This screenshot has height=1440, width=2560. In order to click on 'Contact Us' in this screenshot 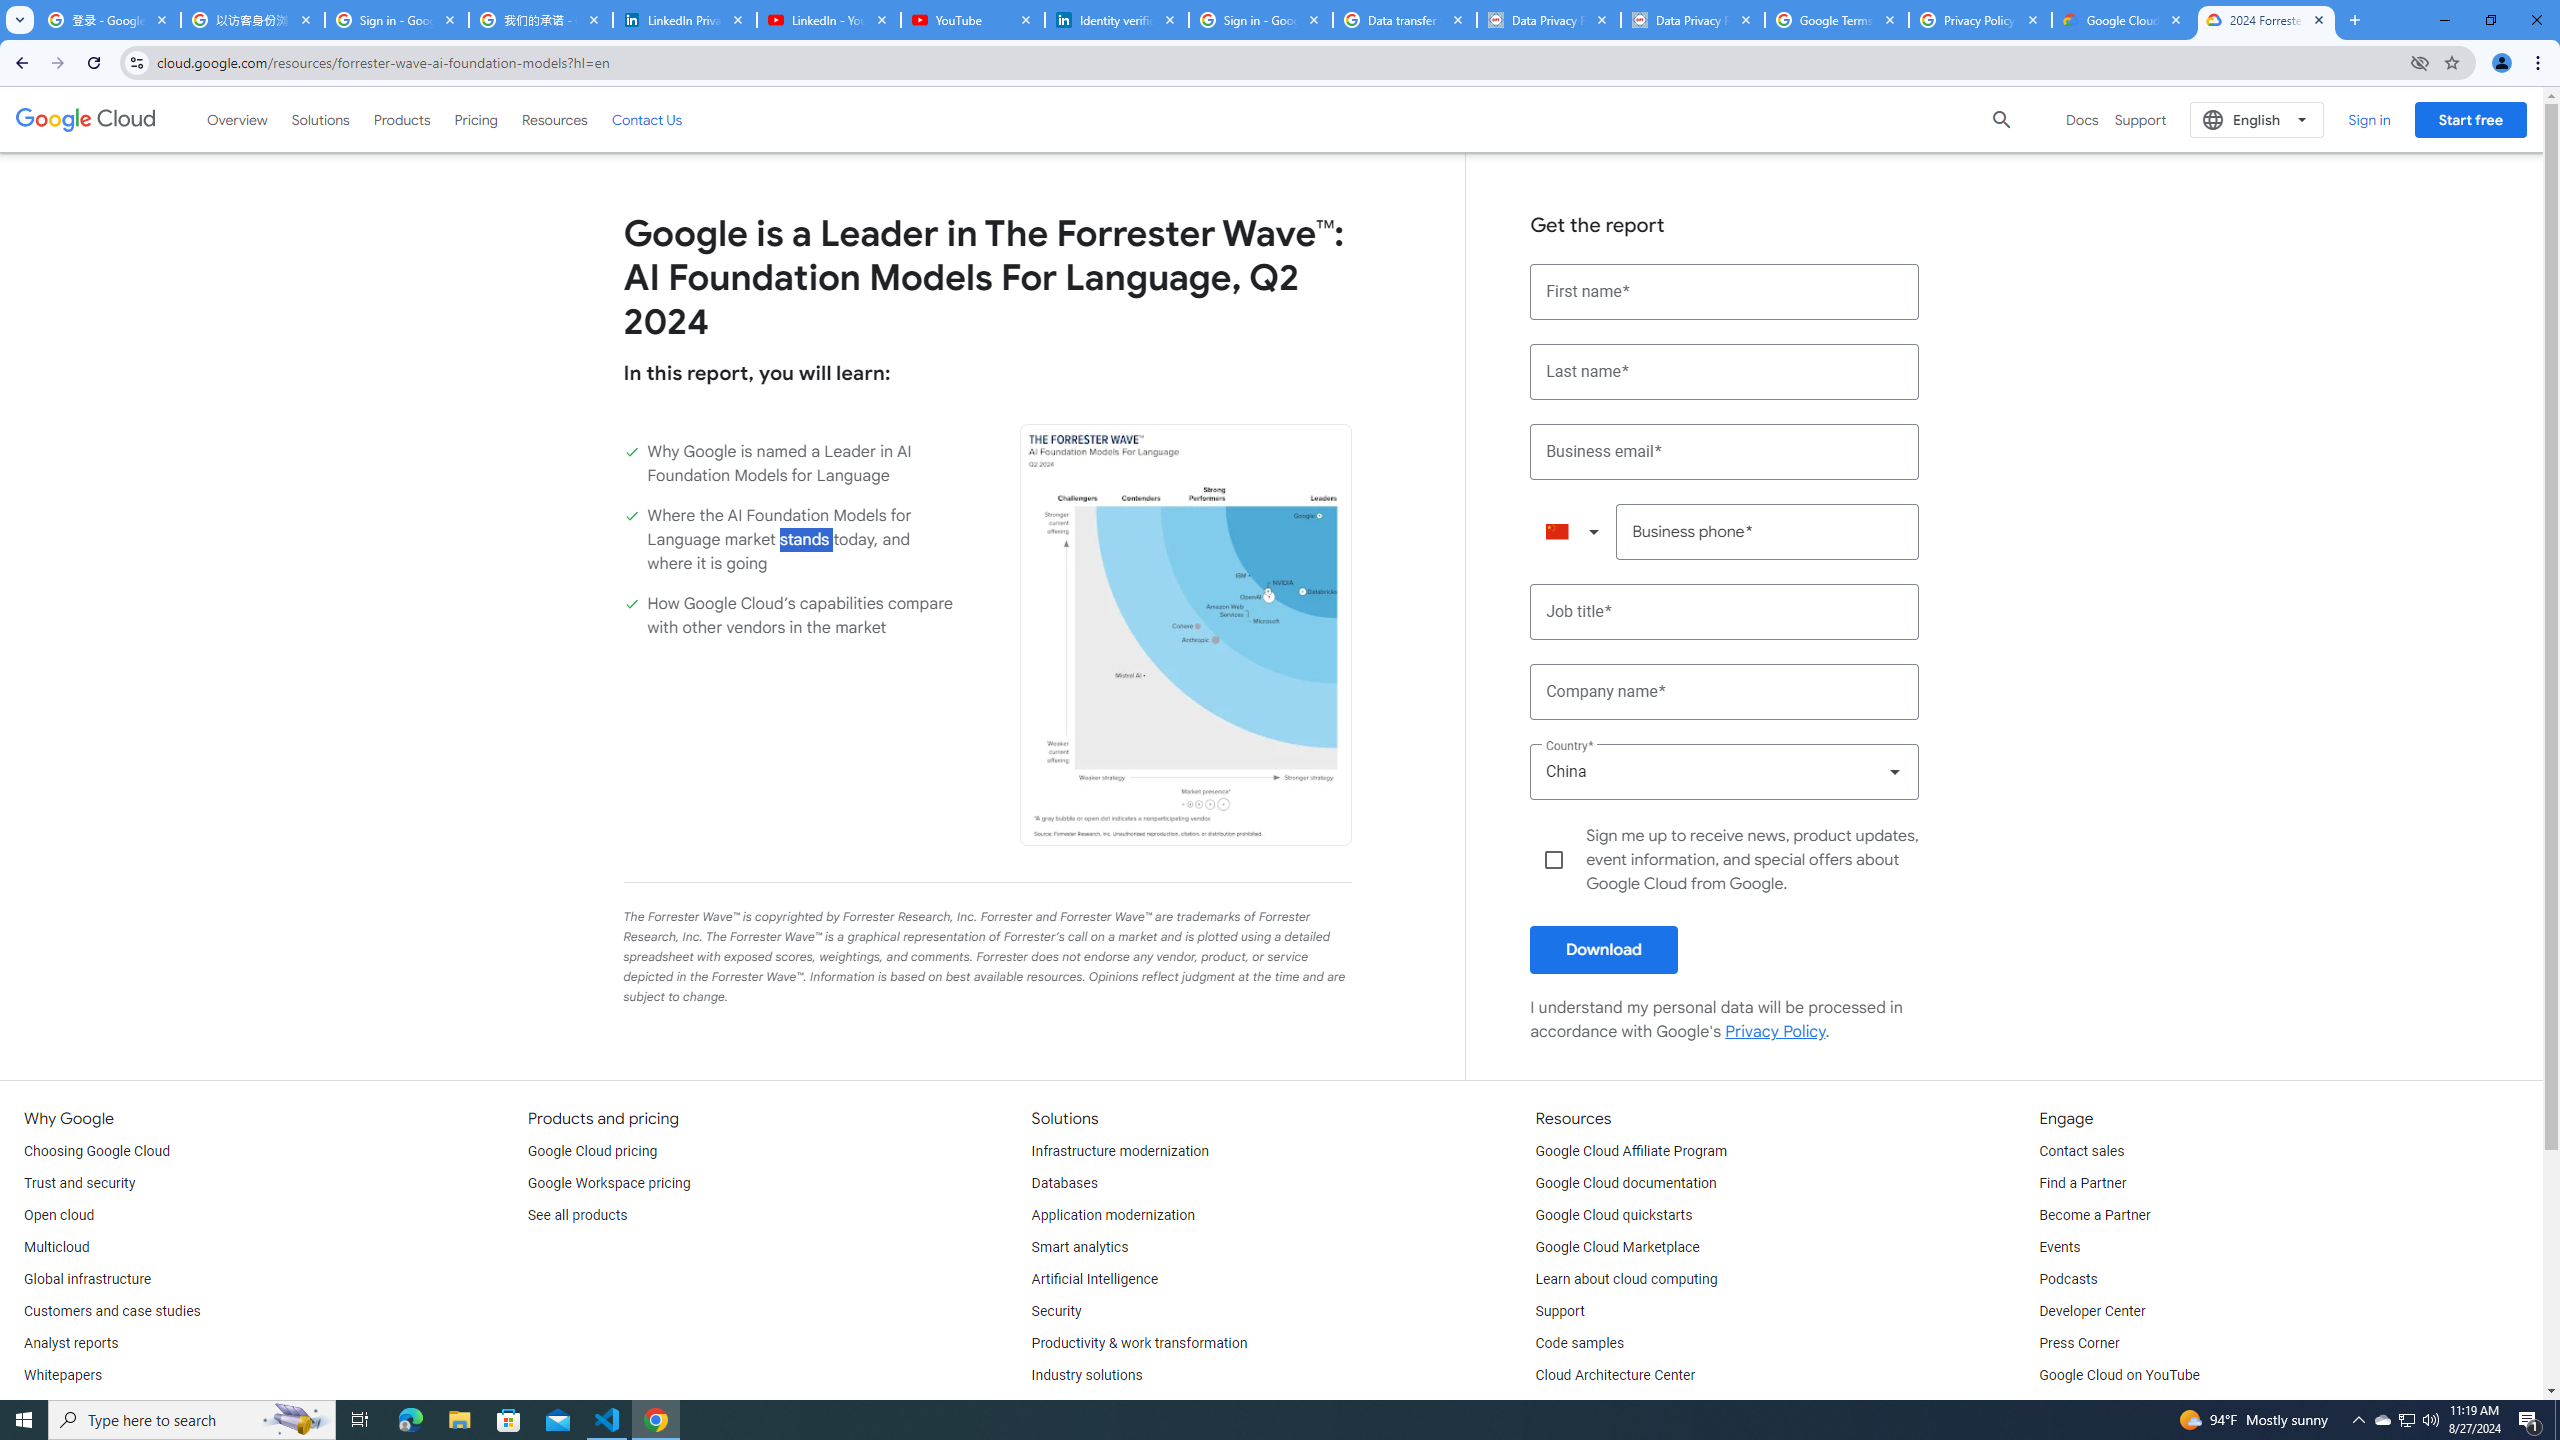, I will do `click(647, 119)`.